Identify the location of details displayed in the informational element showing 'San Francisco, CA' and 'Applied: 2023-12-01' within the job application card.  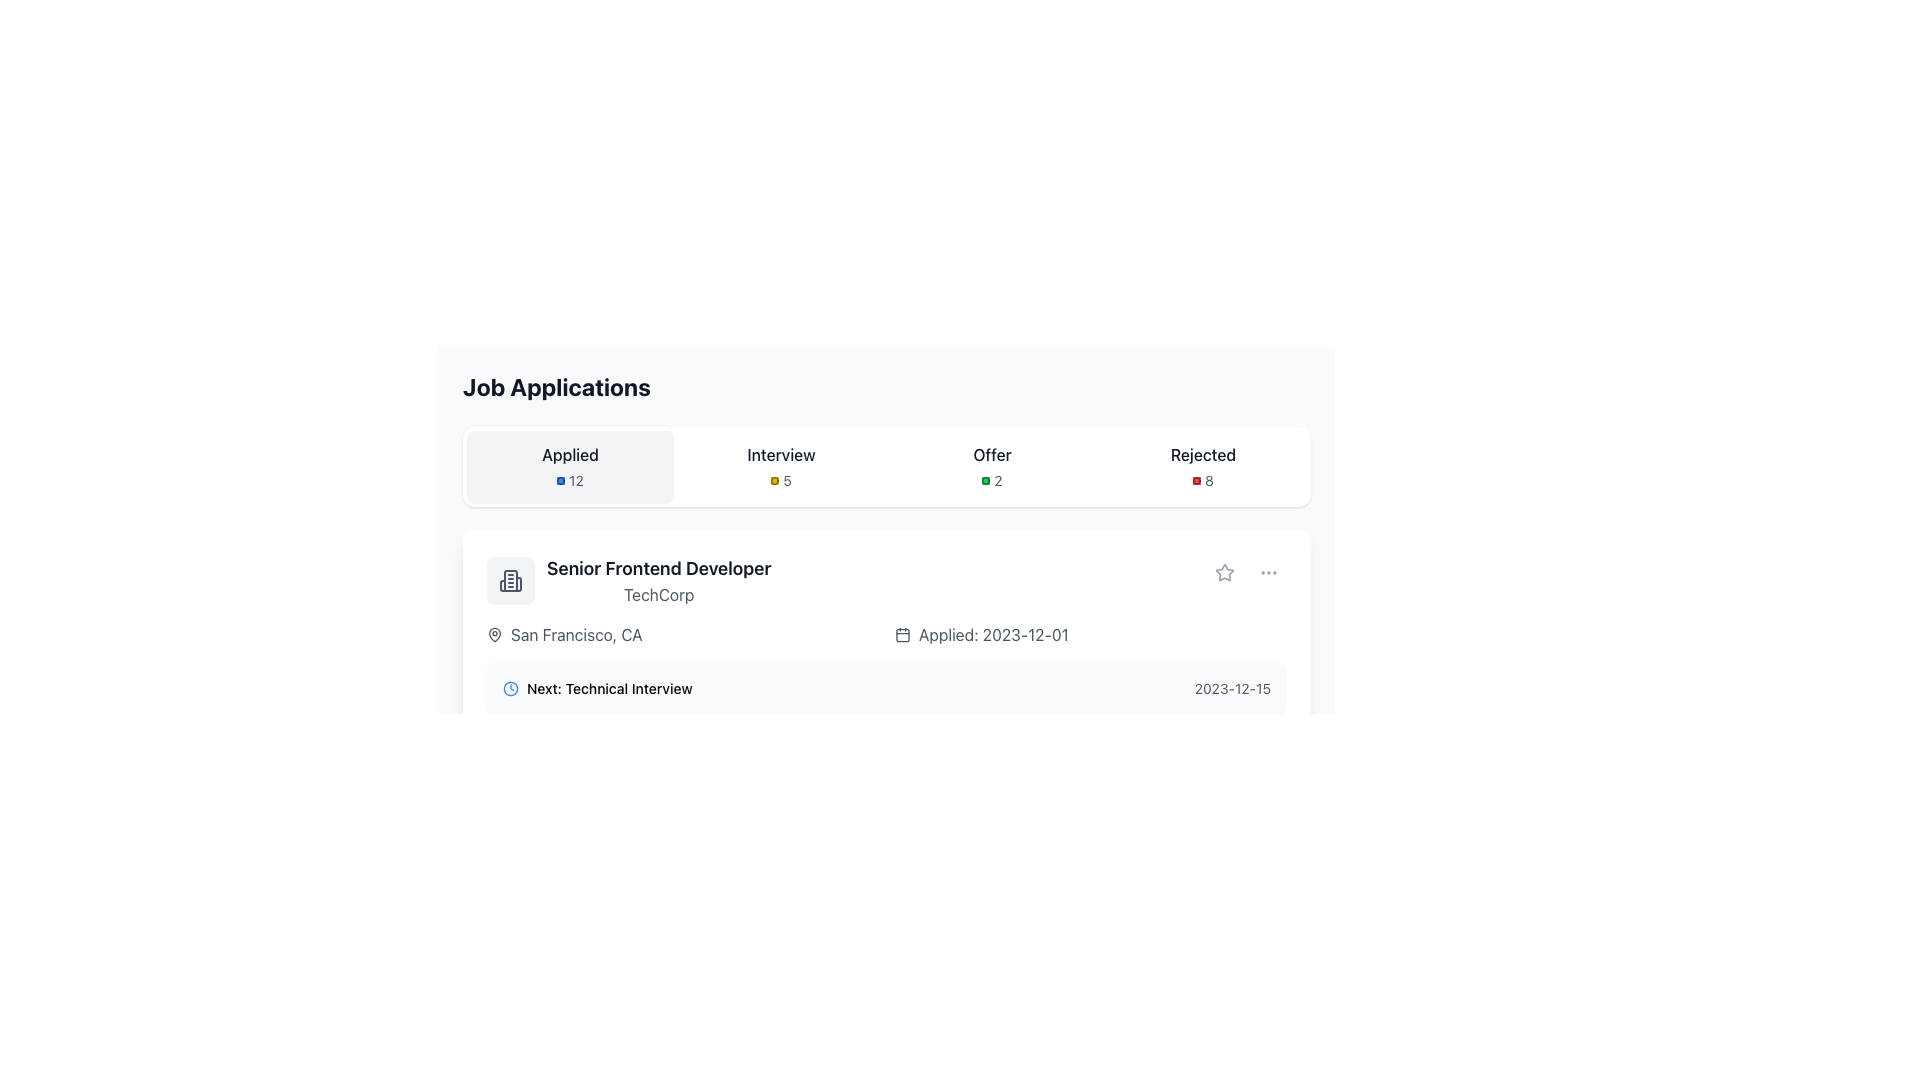
(886, 635).